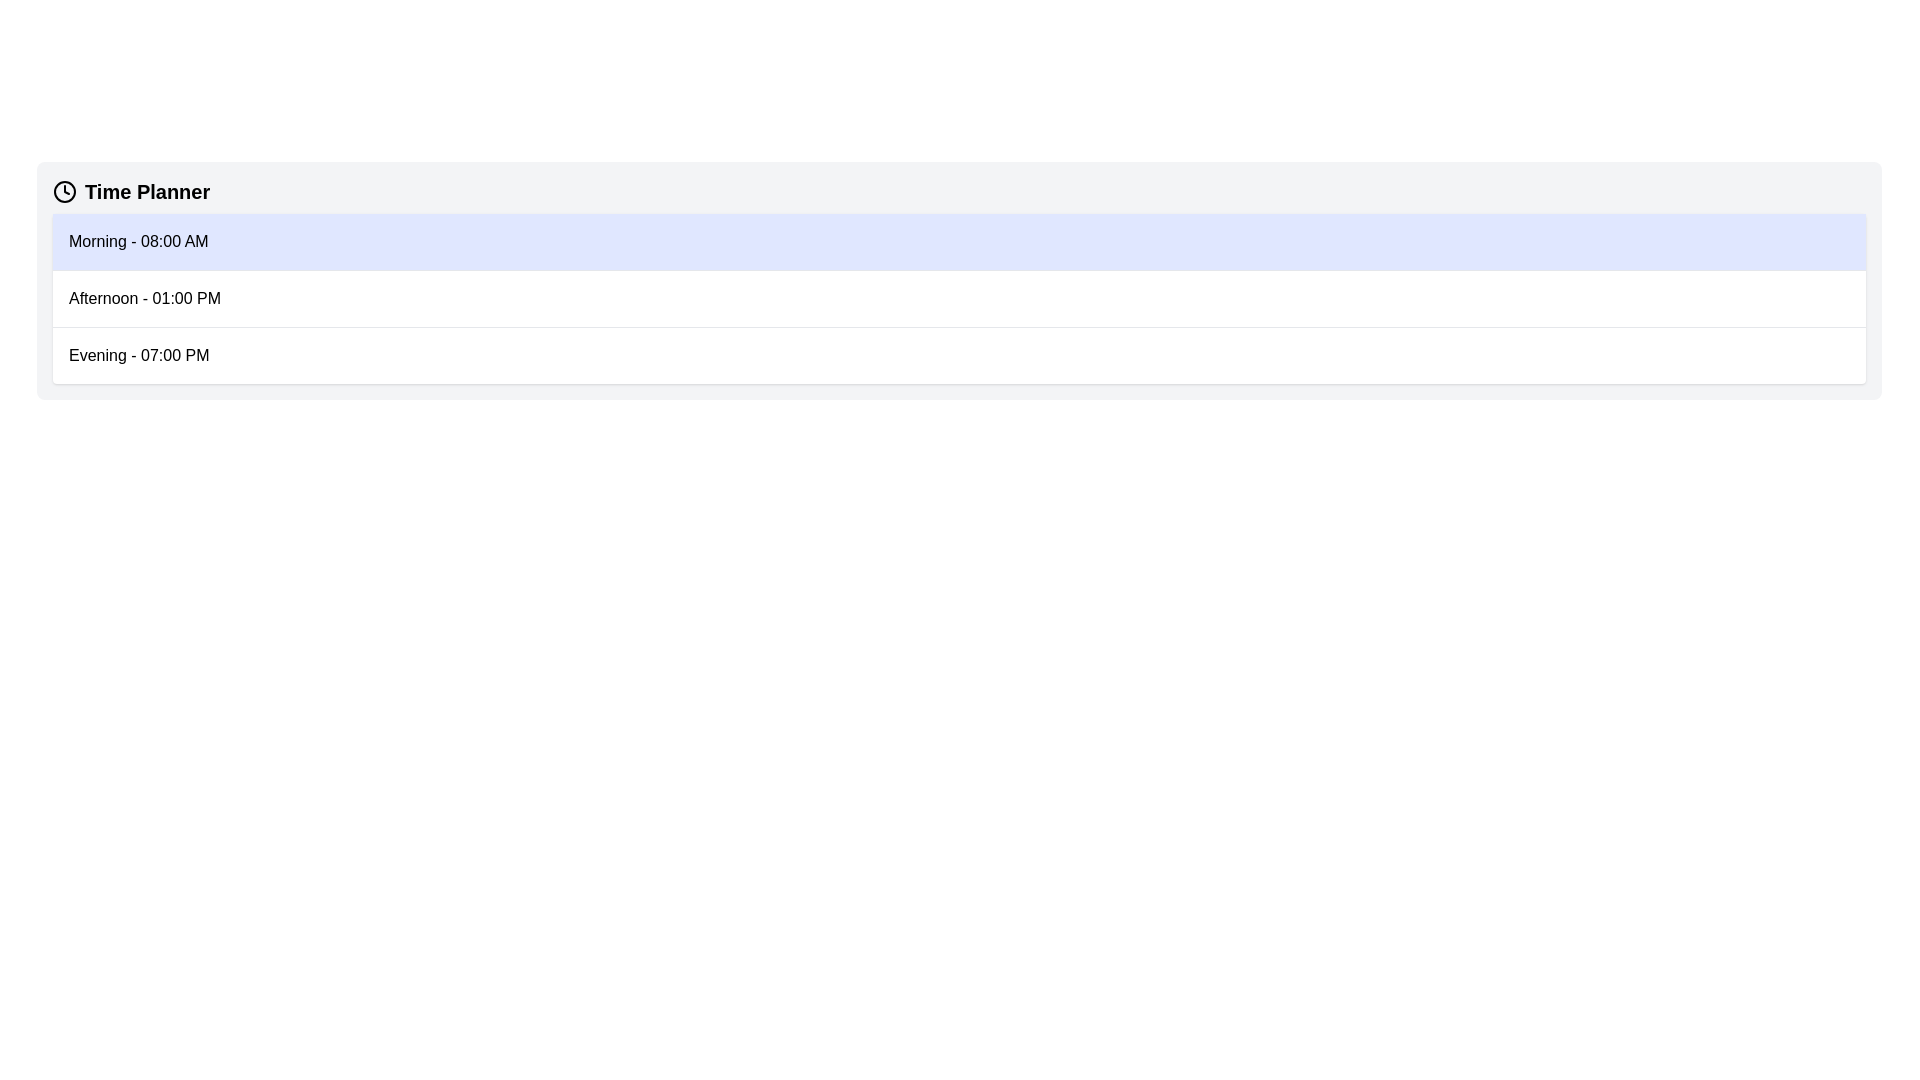  Describe the element at coordinates (65, 192) in the screenshot. I see `the SVG Circle element that forms part of the clock design in the top-left corner of the interface` at that location.